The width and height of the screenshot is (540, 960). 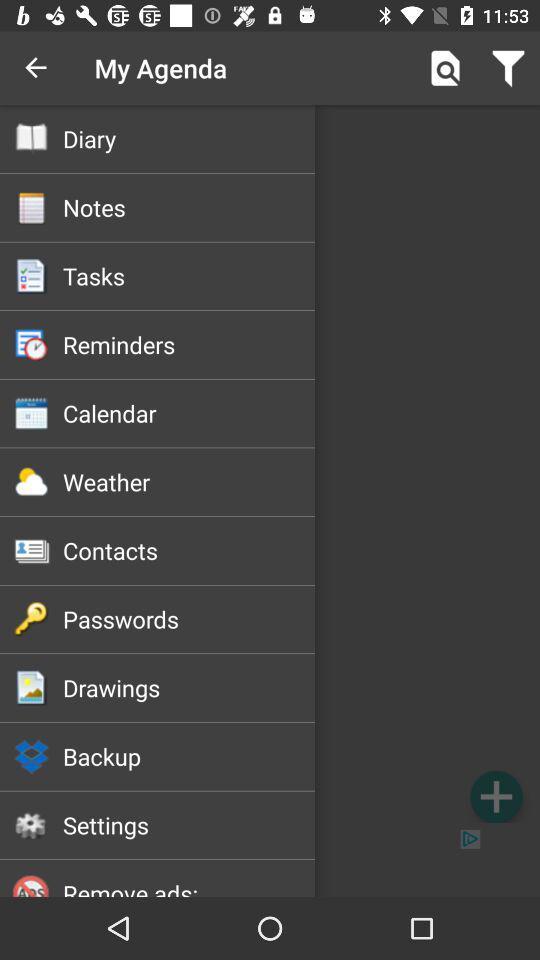 I want to click on icon below the calendar, so click(x=189, y=481).